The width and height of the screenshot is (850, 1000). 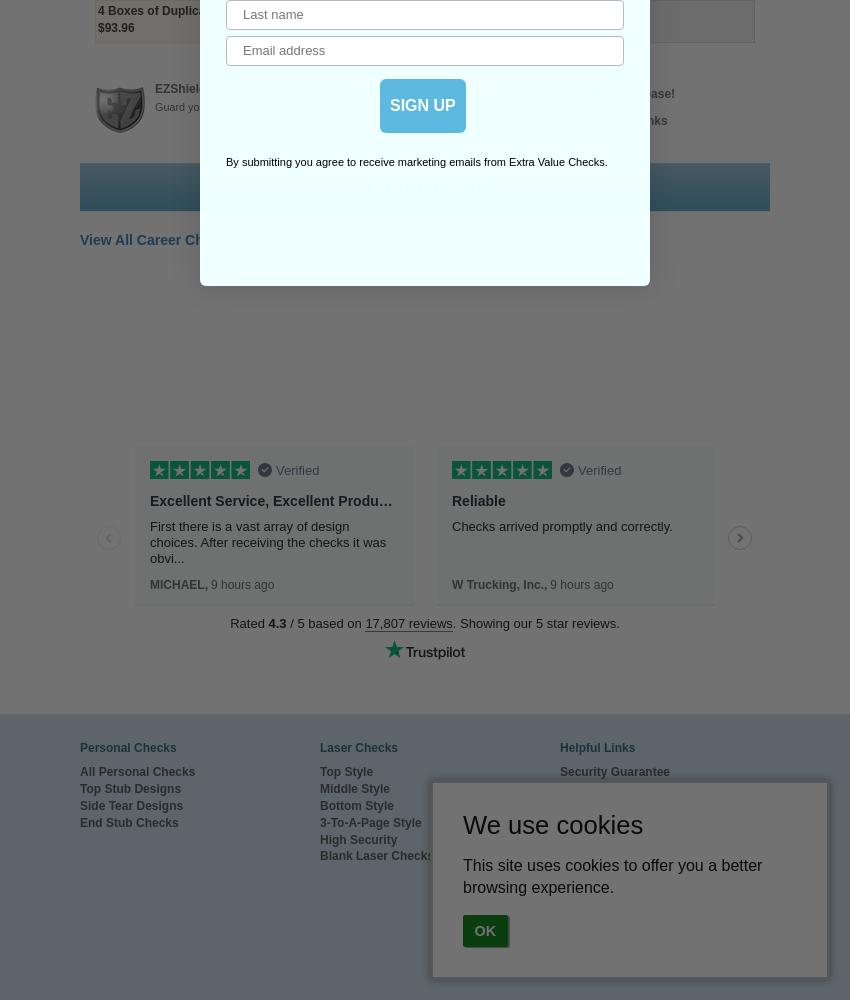 What do you see at coordinates (559, 906) in the screenshot?
I see `'Shopping Cart'` at bounding box center [559, 906].